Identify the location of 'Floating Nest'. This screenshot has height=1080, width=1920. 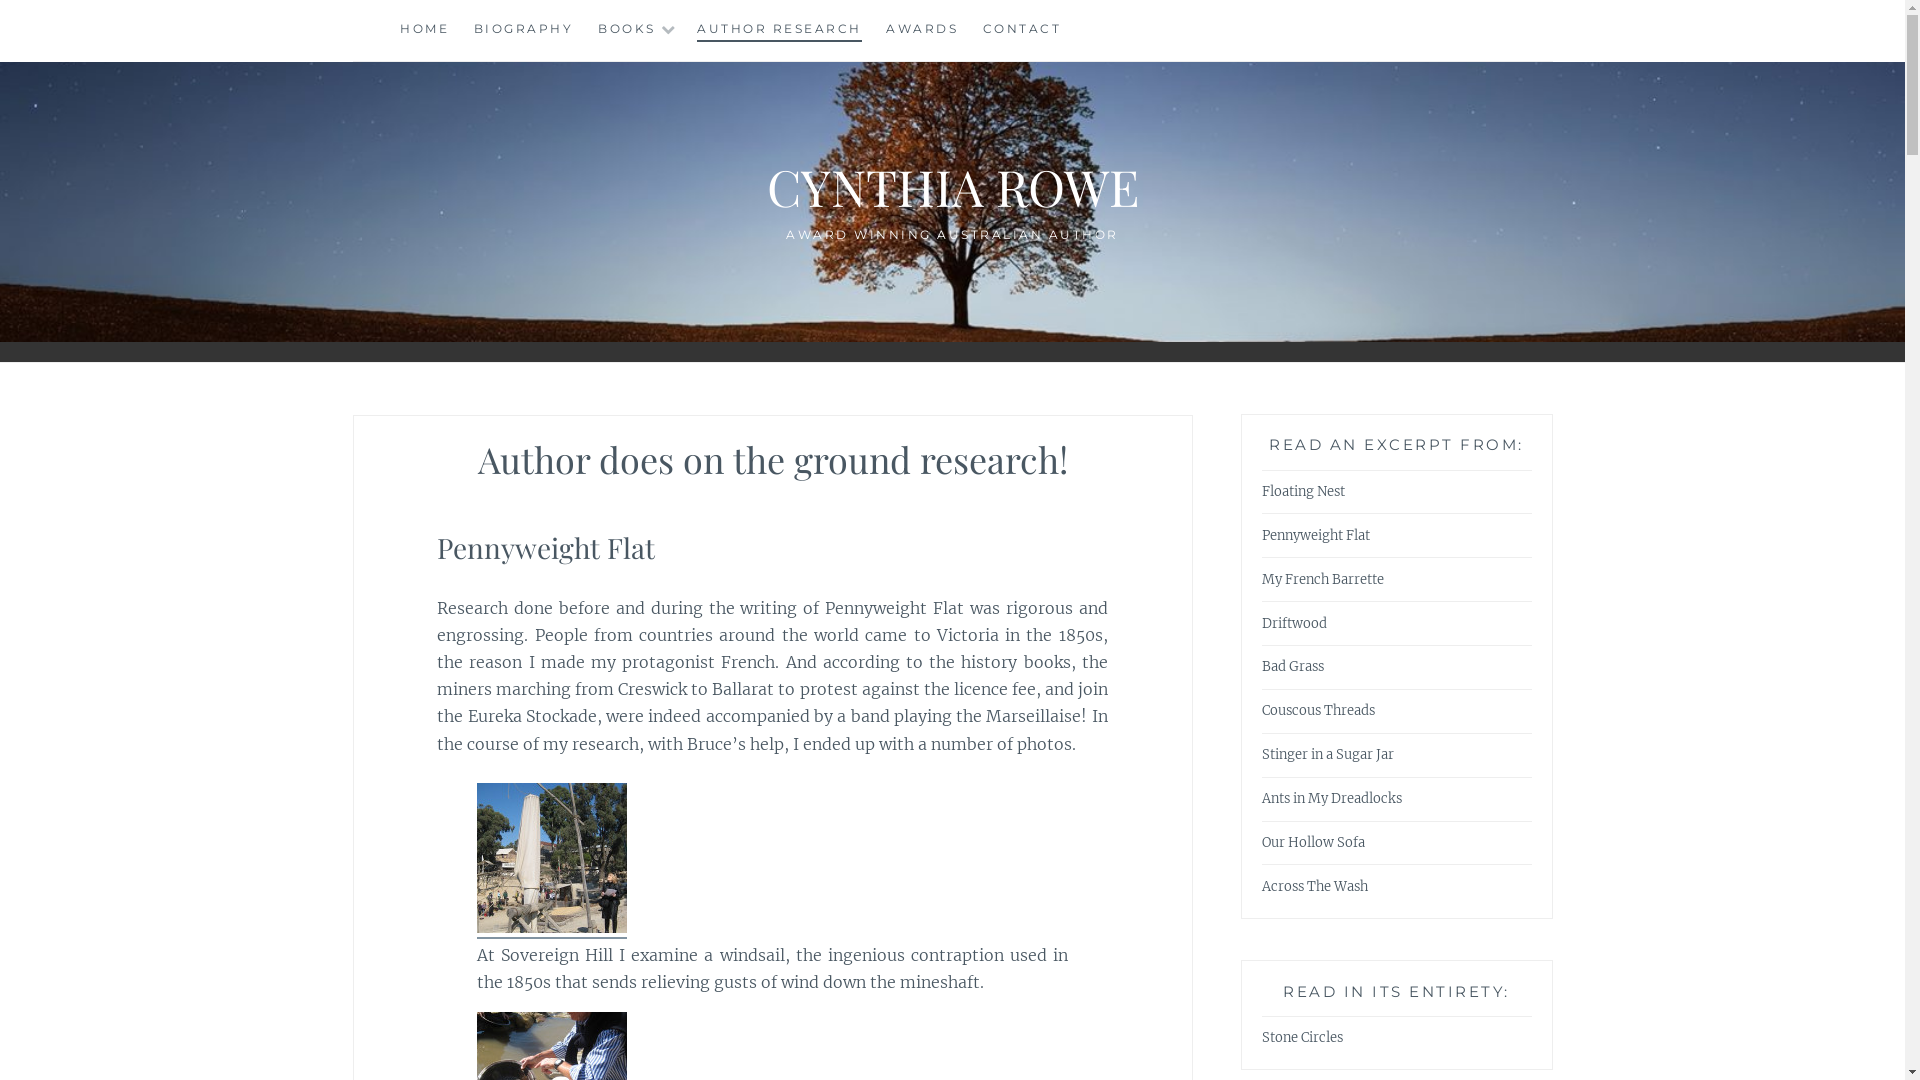
(1303, 492).